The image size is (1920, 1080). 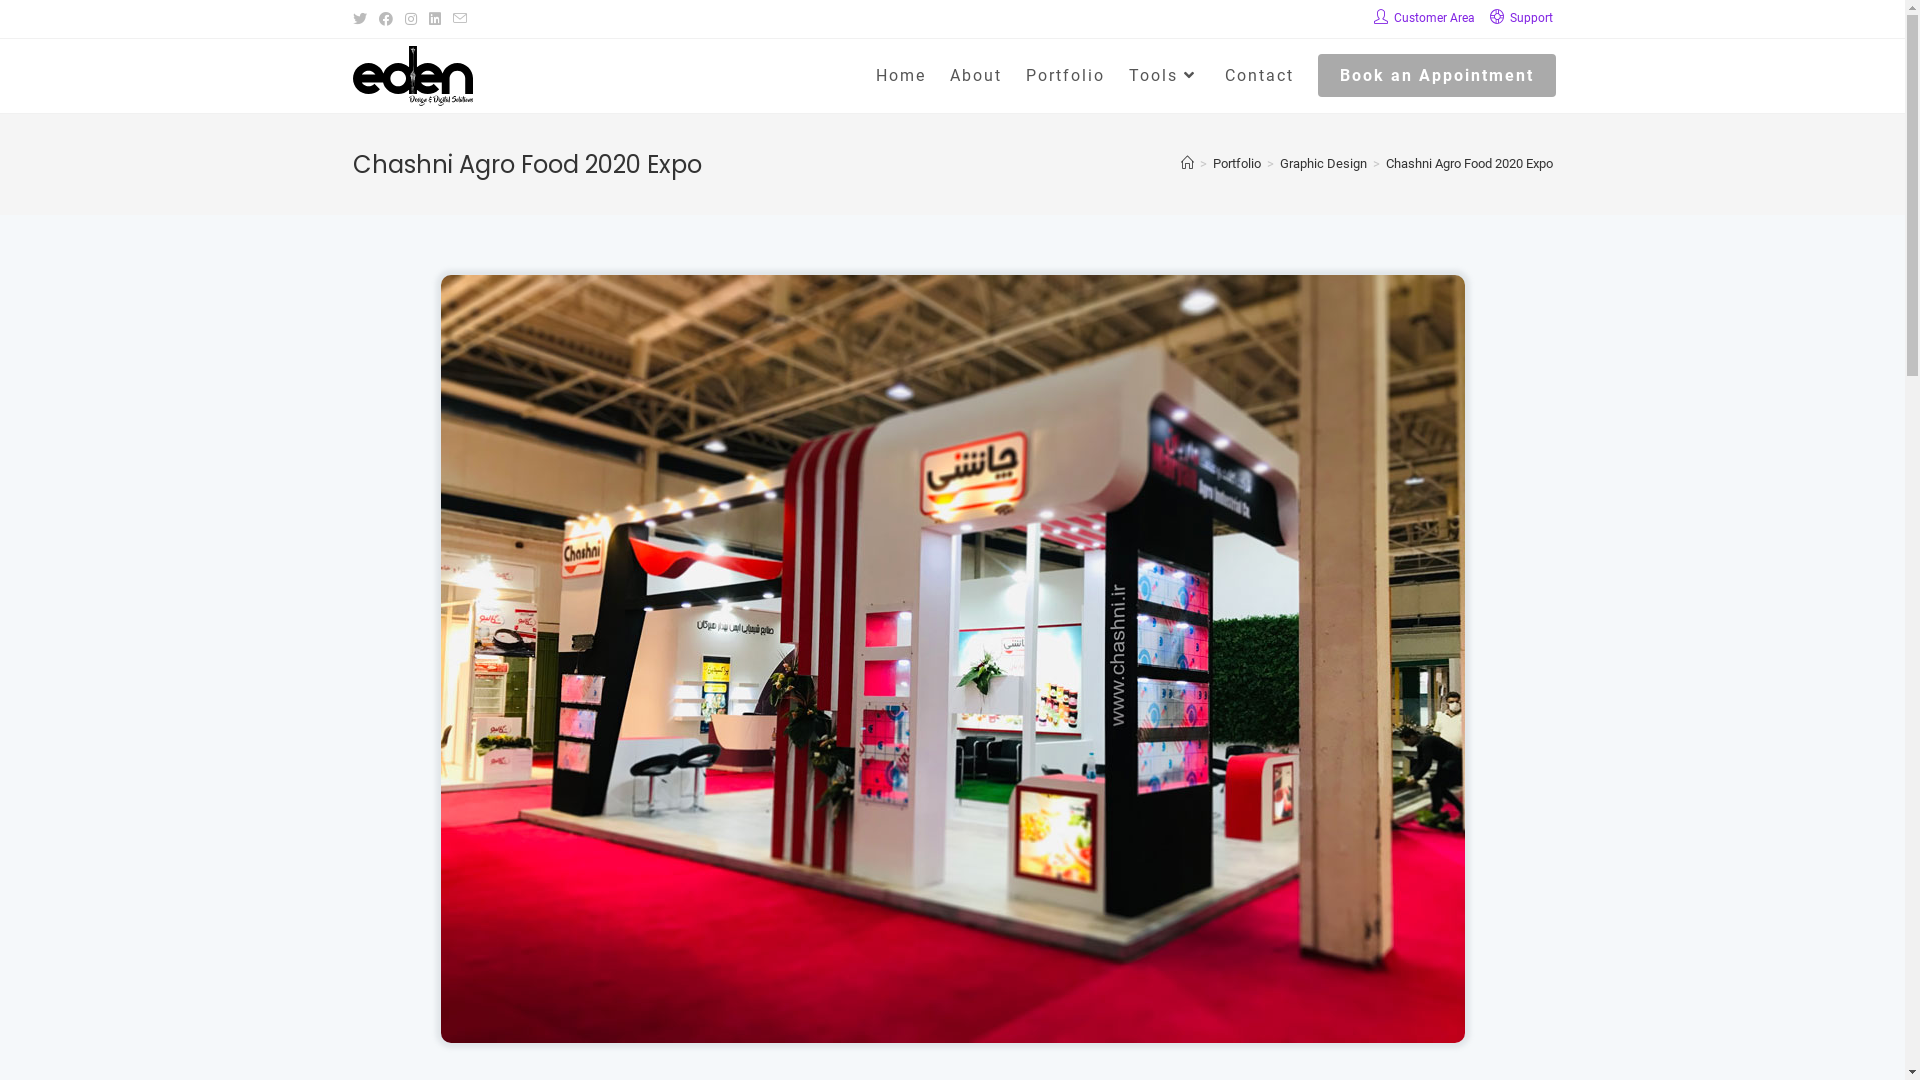 What do you see at coordinates (1266, 804) in the screenshot?
I see `'Brochure Print'` at bounding box center [1266, 804].